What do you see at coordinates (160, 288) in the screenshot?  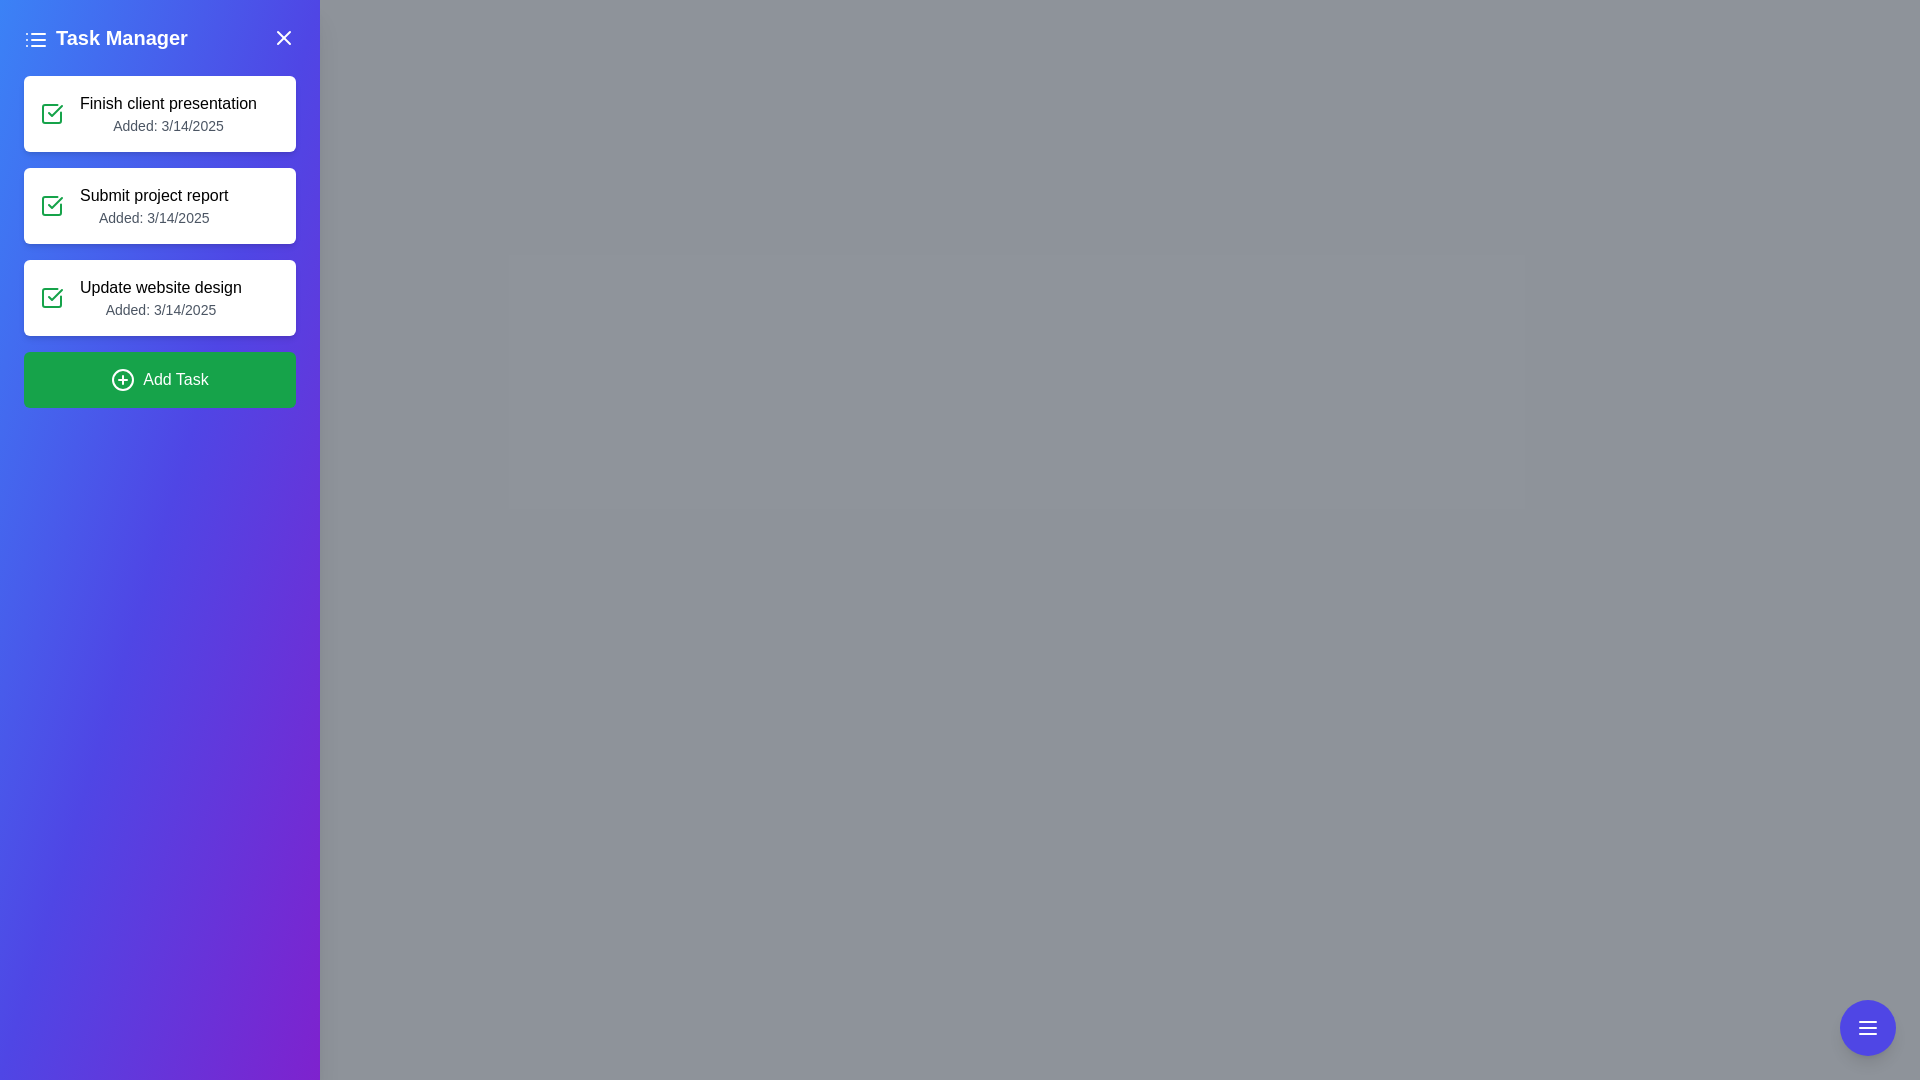 I see `the text label displaying 'Update website design' located at the top of the third task card in the vertical list of tasks` at bounding box center [160, 288].